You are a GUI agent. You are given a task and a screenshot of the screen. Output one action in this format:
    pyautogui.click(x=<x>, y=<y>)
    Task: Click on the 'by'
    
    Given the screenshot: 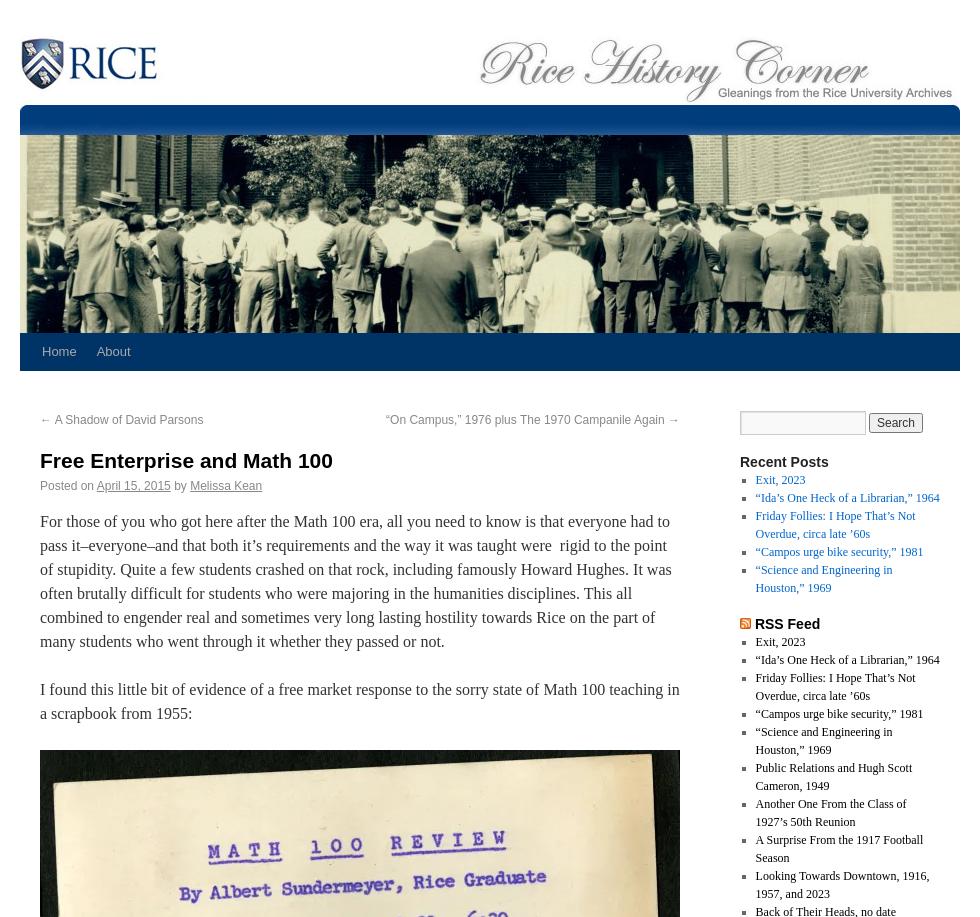 What is the action you would take?
    pyautogui.click(x=180, y=485)
    